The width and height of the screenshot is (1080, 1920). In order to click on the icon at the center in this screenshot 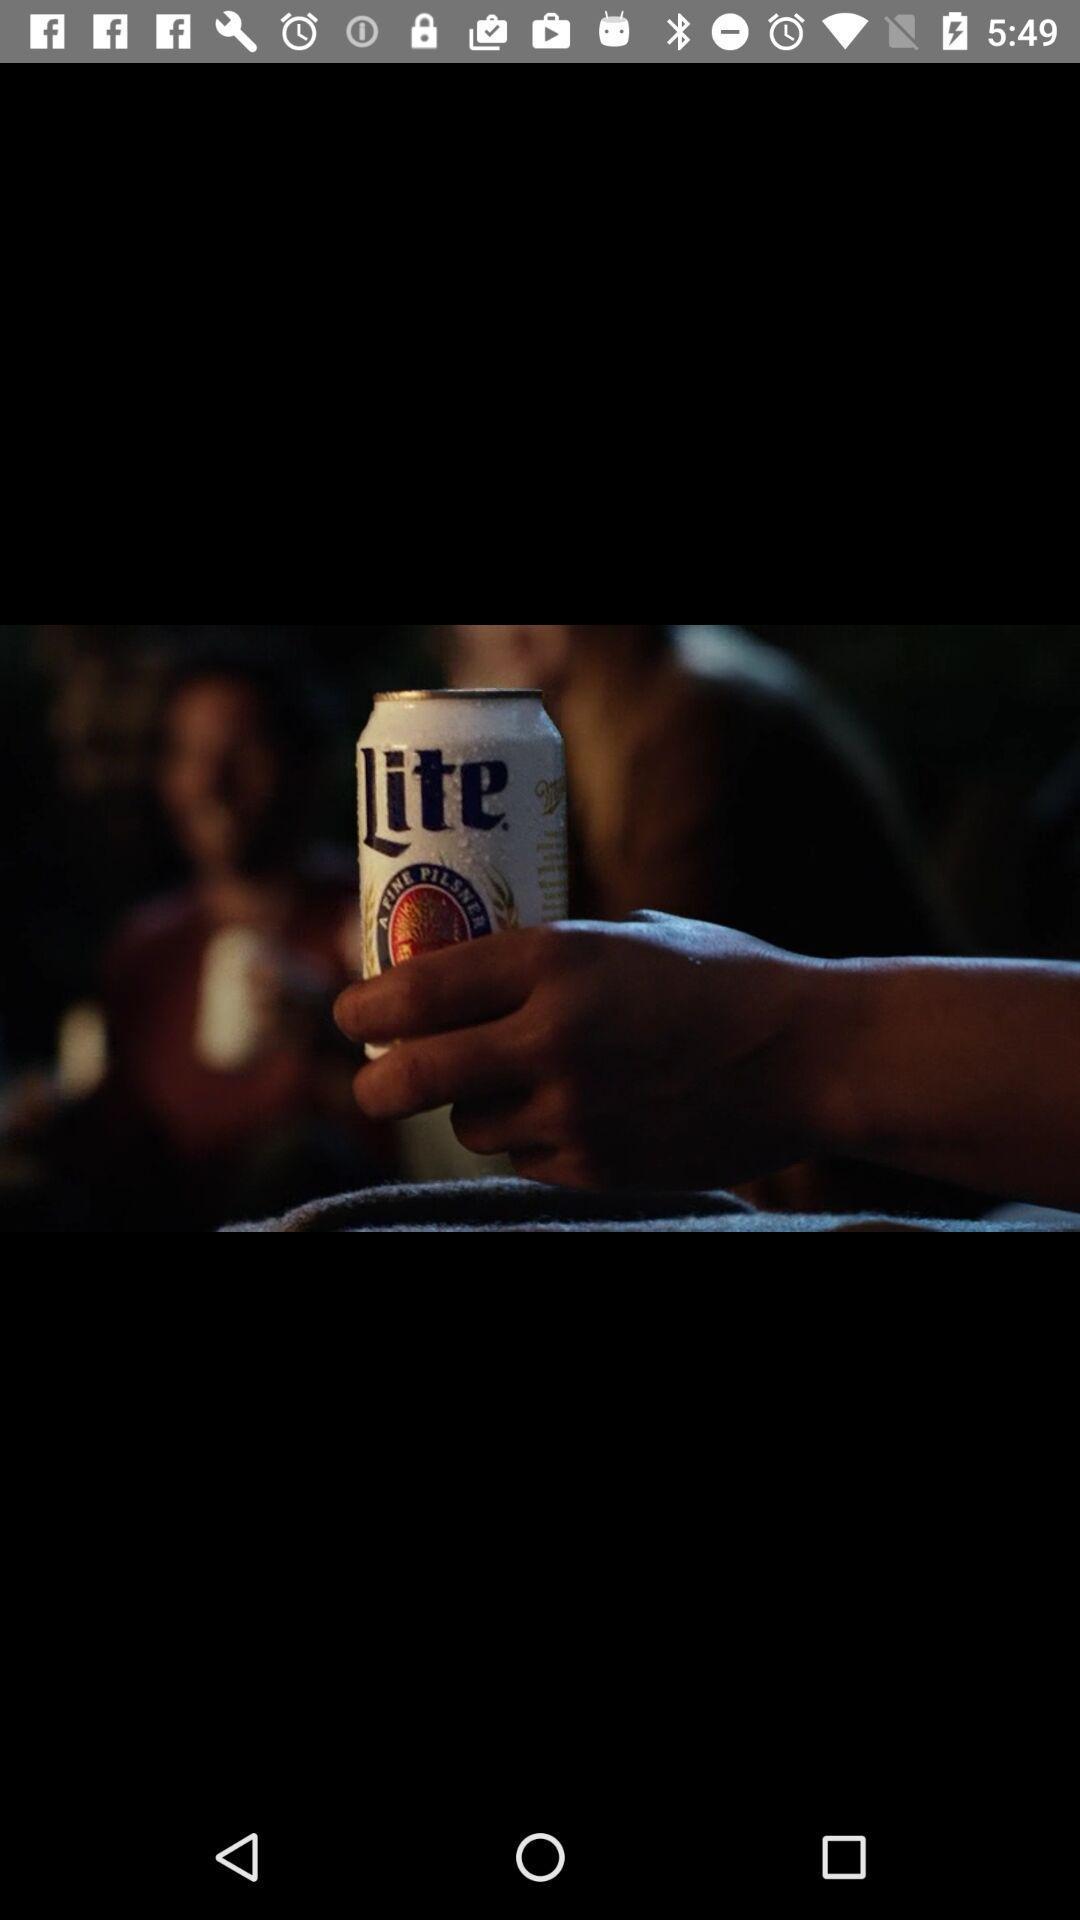, I will do `click(540, 927)`.